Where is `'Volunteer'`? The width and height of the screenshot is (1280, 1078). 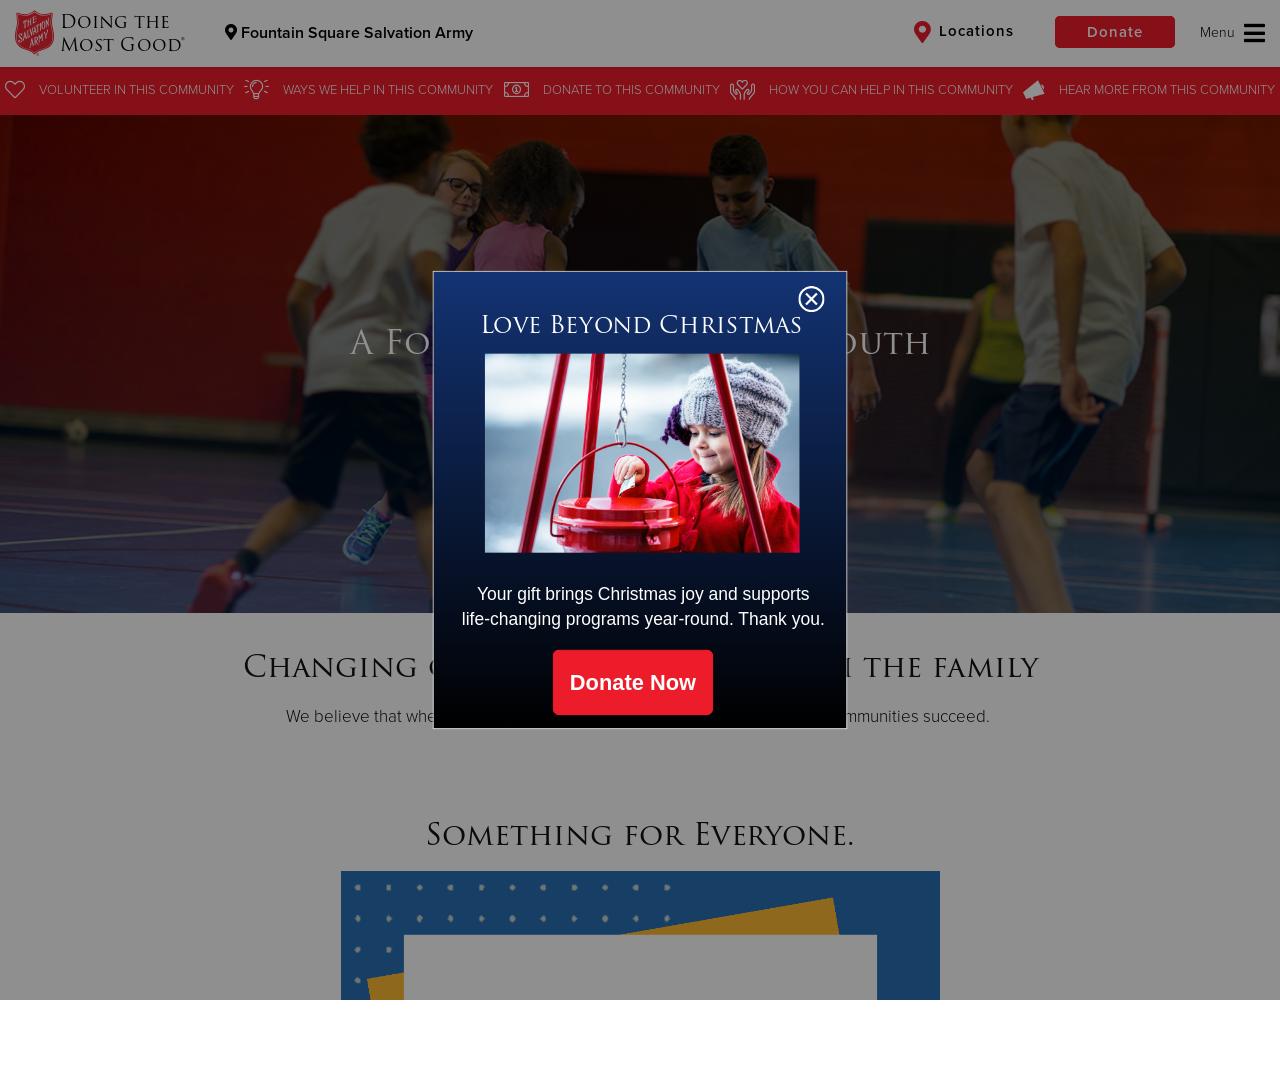 'Volunteer' is located at coordinates (75, 89).